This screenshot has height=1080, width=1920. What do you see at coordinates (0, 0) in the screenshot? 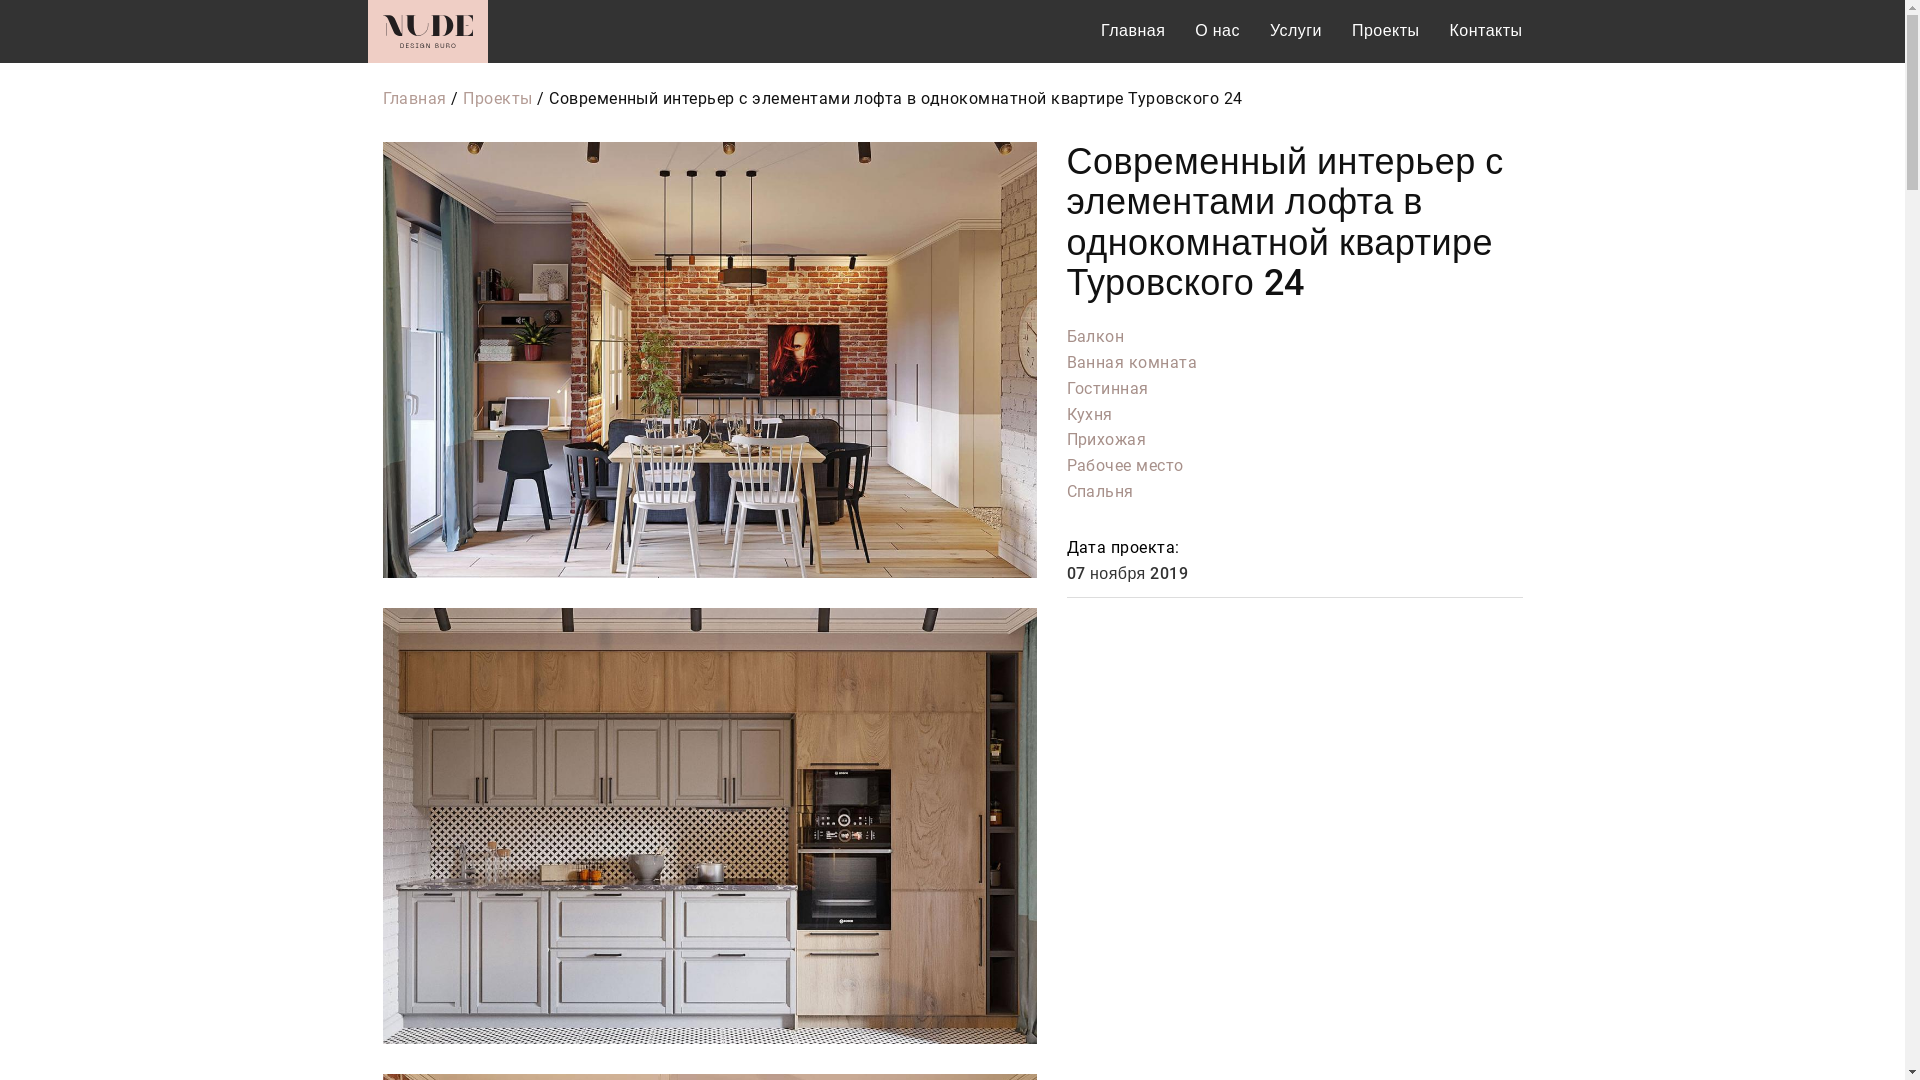
I see `'Skip to main navigation'` at bounding box center [0, 0].